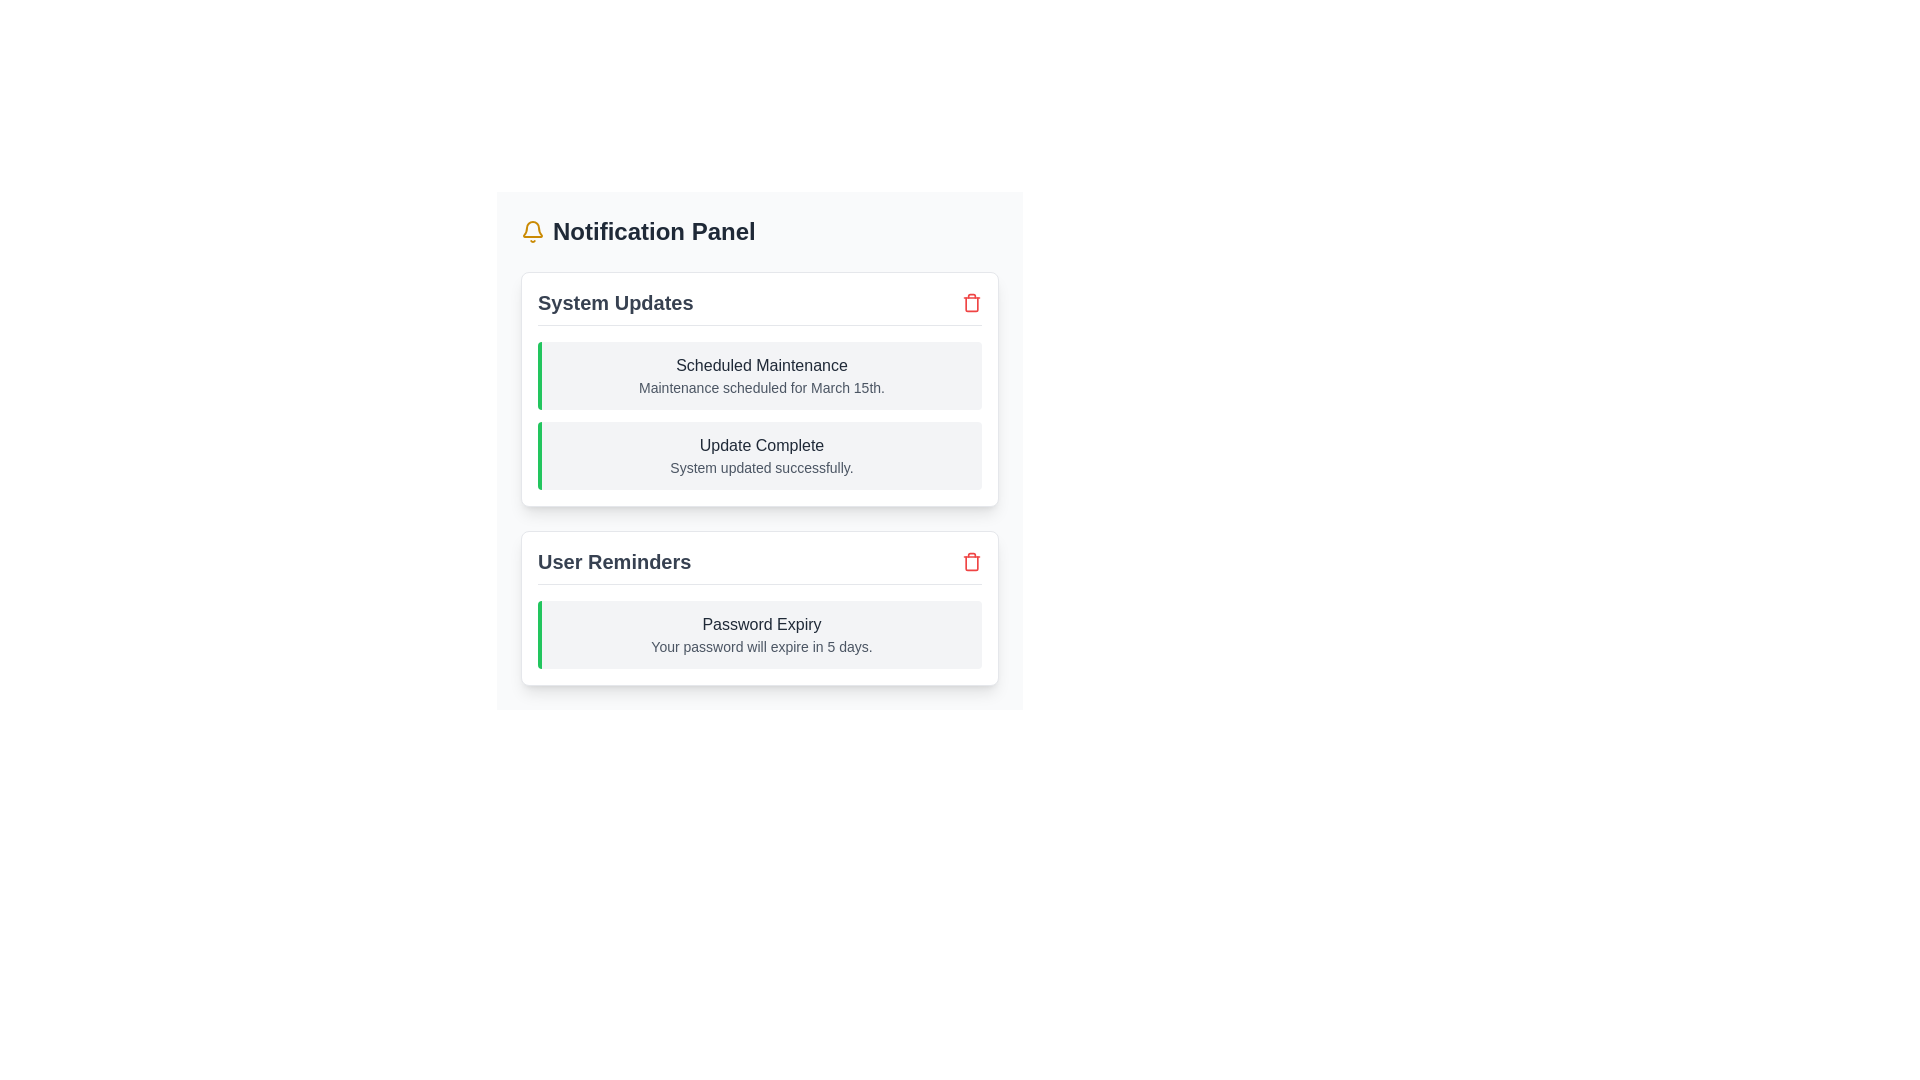  I want to click on the delete icon for the System Updates notification category, so click(971, 303).